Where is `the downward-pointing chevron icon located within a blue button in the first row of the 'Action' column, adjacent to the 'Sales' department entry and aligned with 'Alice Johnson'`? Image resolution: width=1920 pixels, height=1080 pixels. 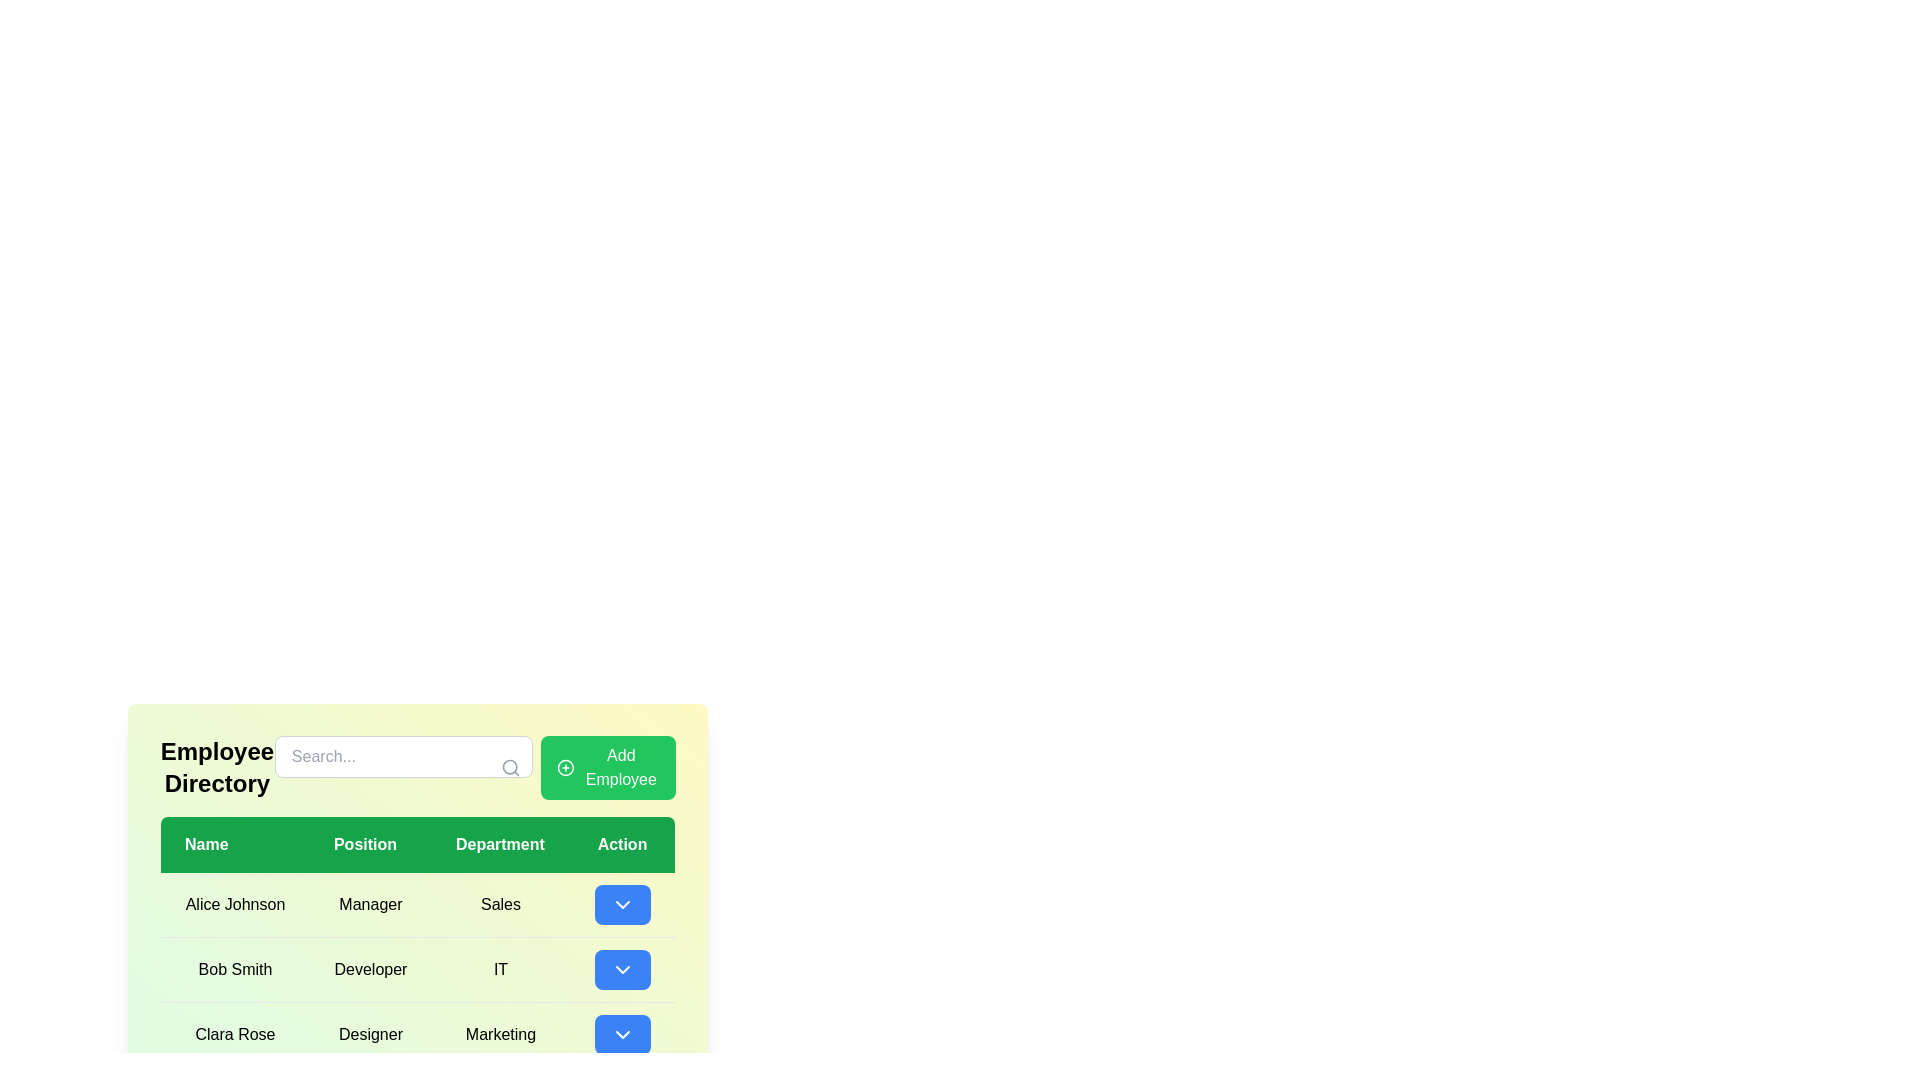
the downward-pointing chevron icon located within a blue button in the first row of the 'Action' column, adjacent to the 'Sales' department entry and aligned with 'Alice Johnson' is located at coordinates (621, 905).